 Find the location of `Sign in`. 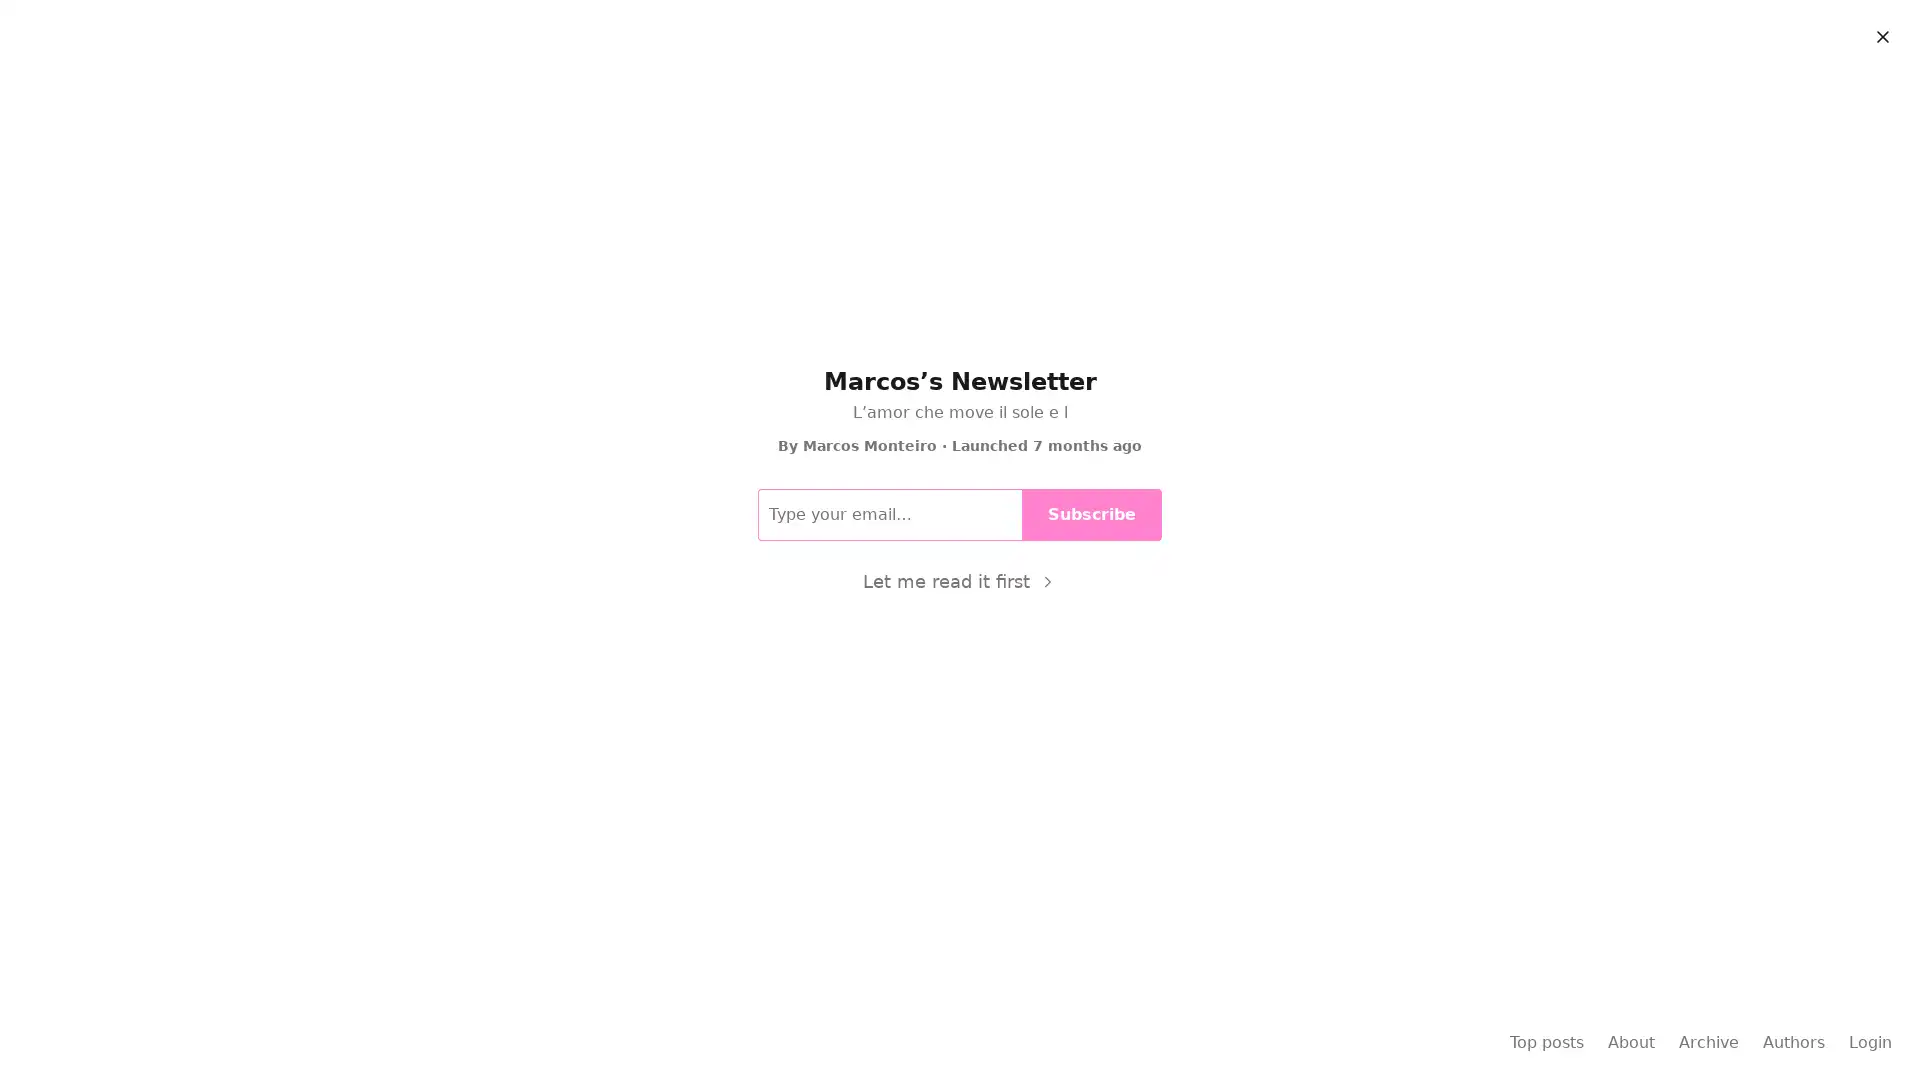

Sign in is located at coordinates (1864, 31).